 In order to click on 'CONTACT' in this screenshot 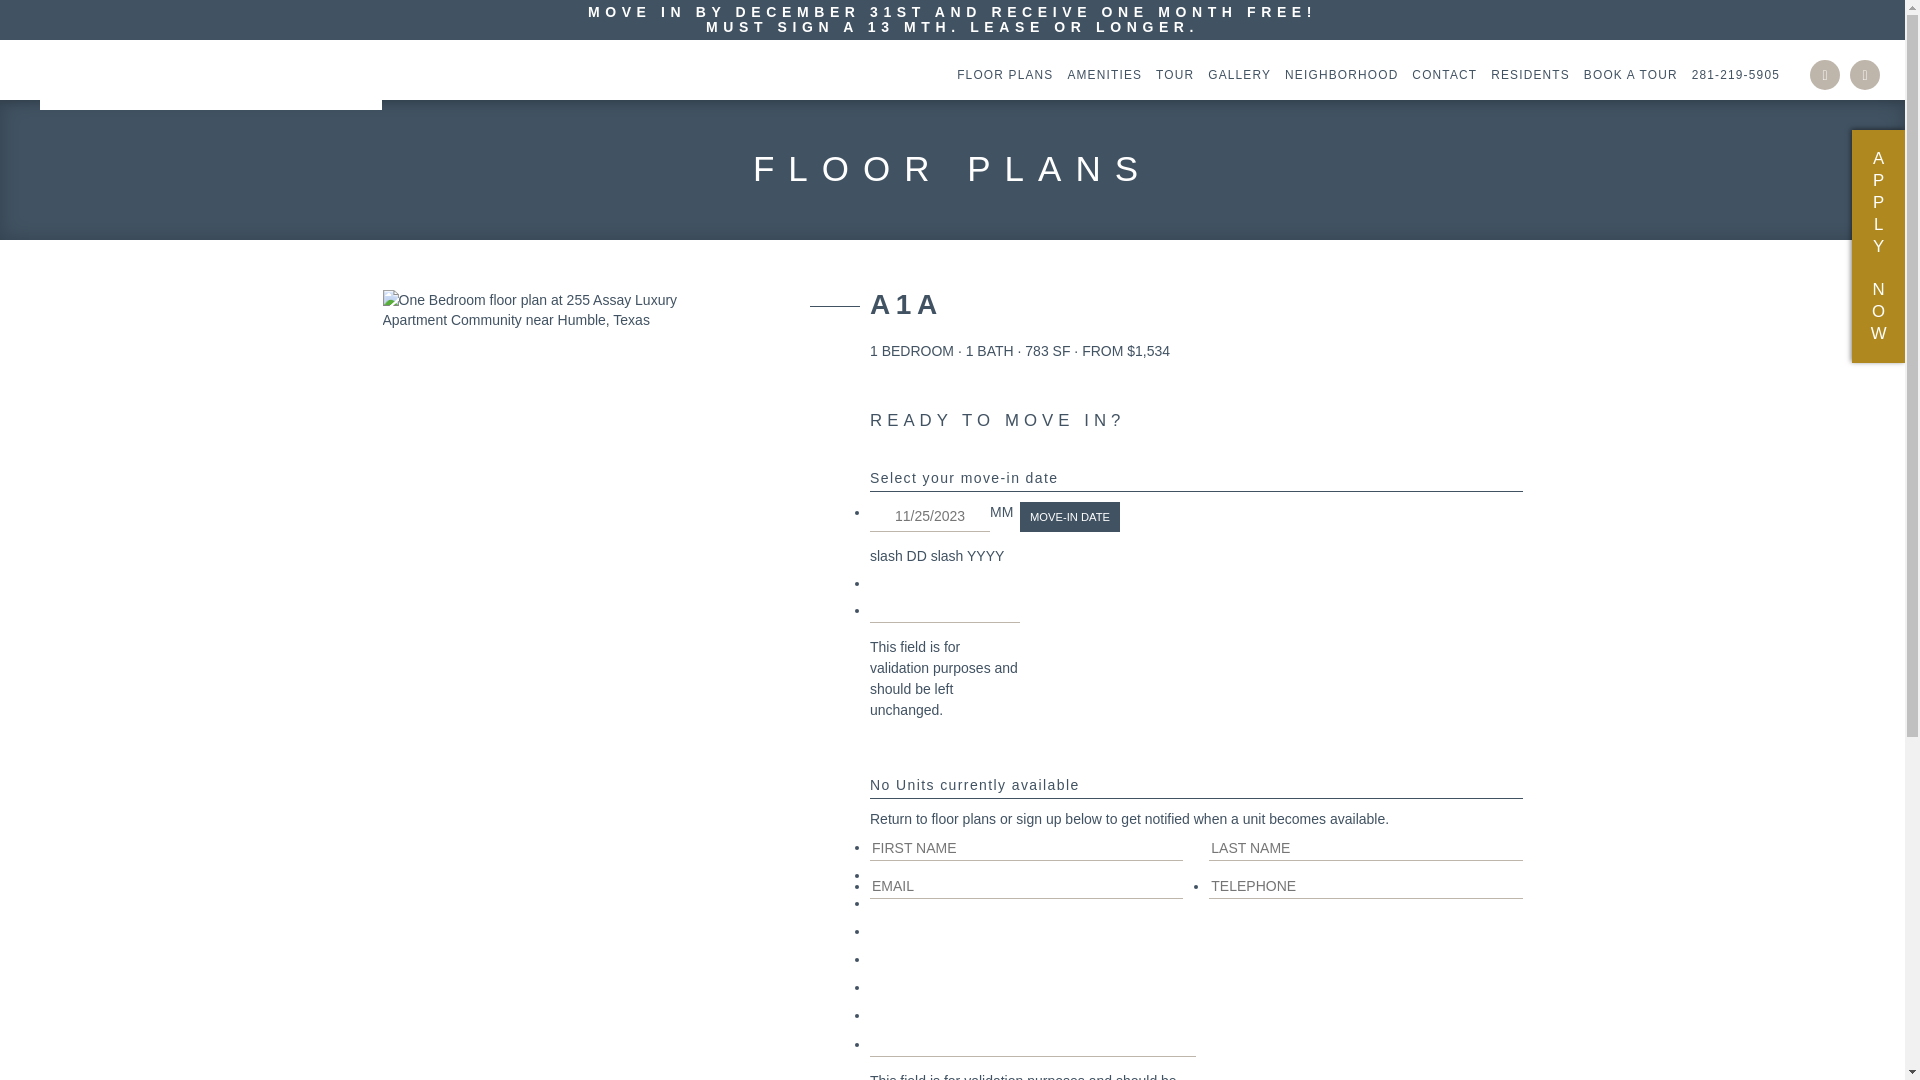, I will do `click(1438, 73)`.